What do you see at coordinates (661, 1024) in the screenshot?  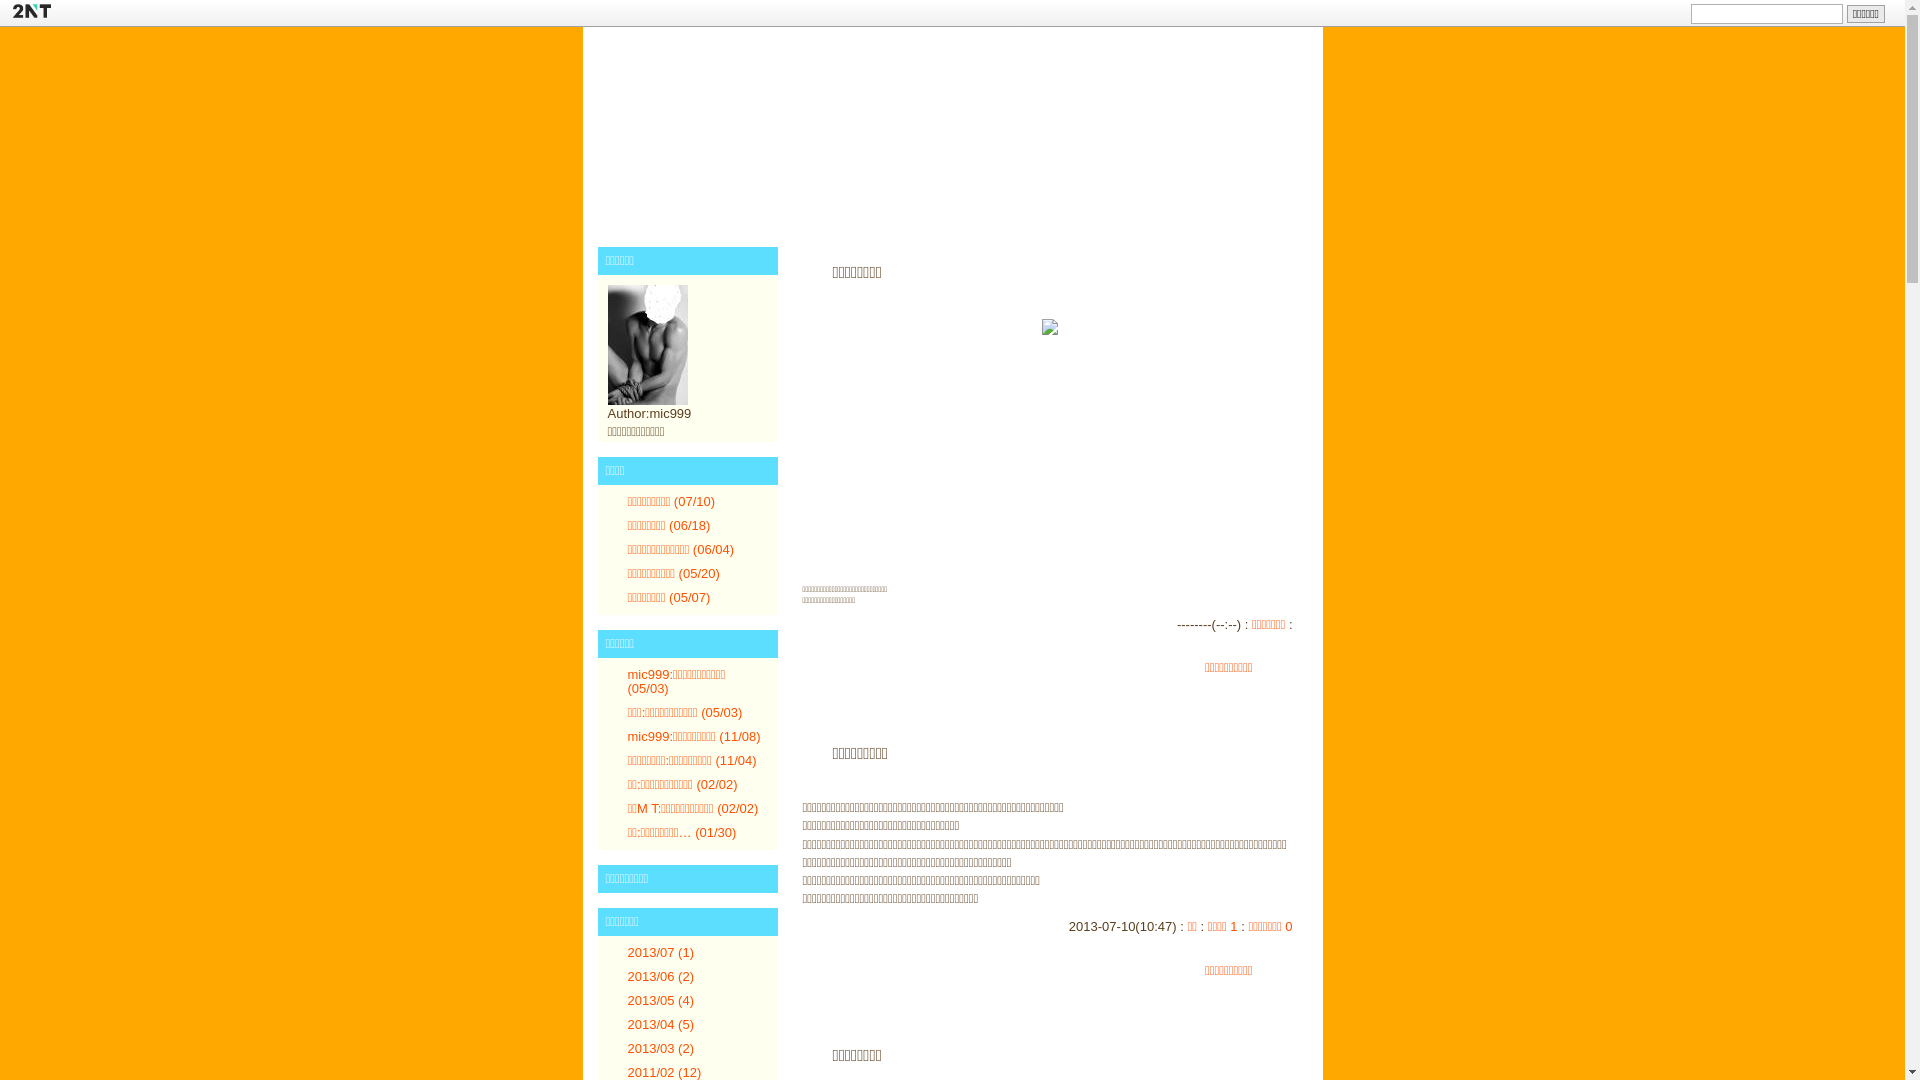 I see `'2013/04 (5)'` at bounding box center [661, 1024].